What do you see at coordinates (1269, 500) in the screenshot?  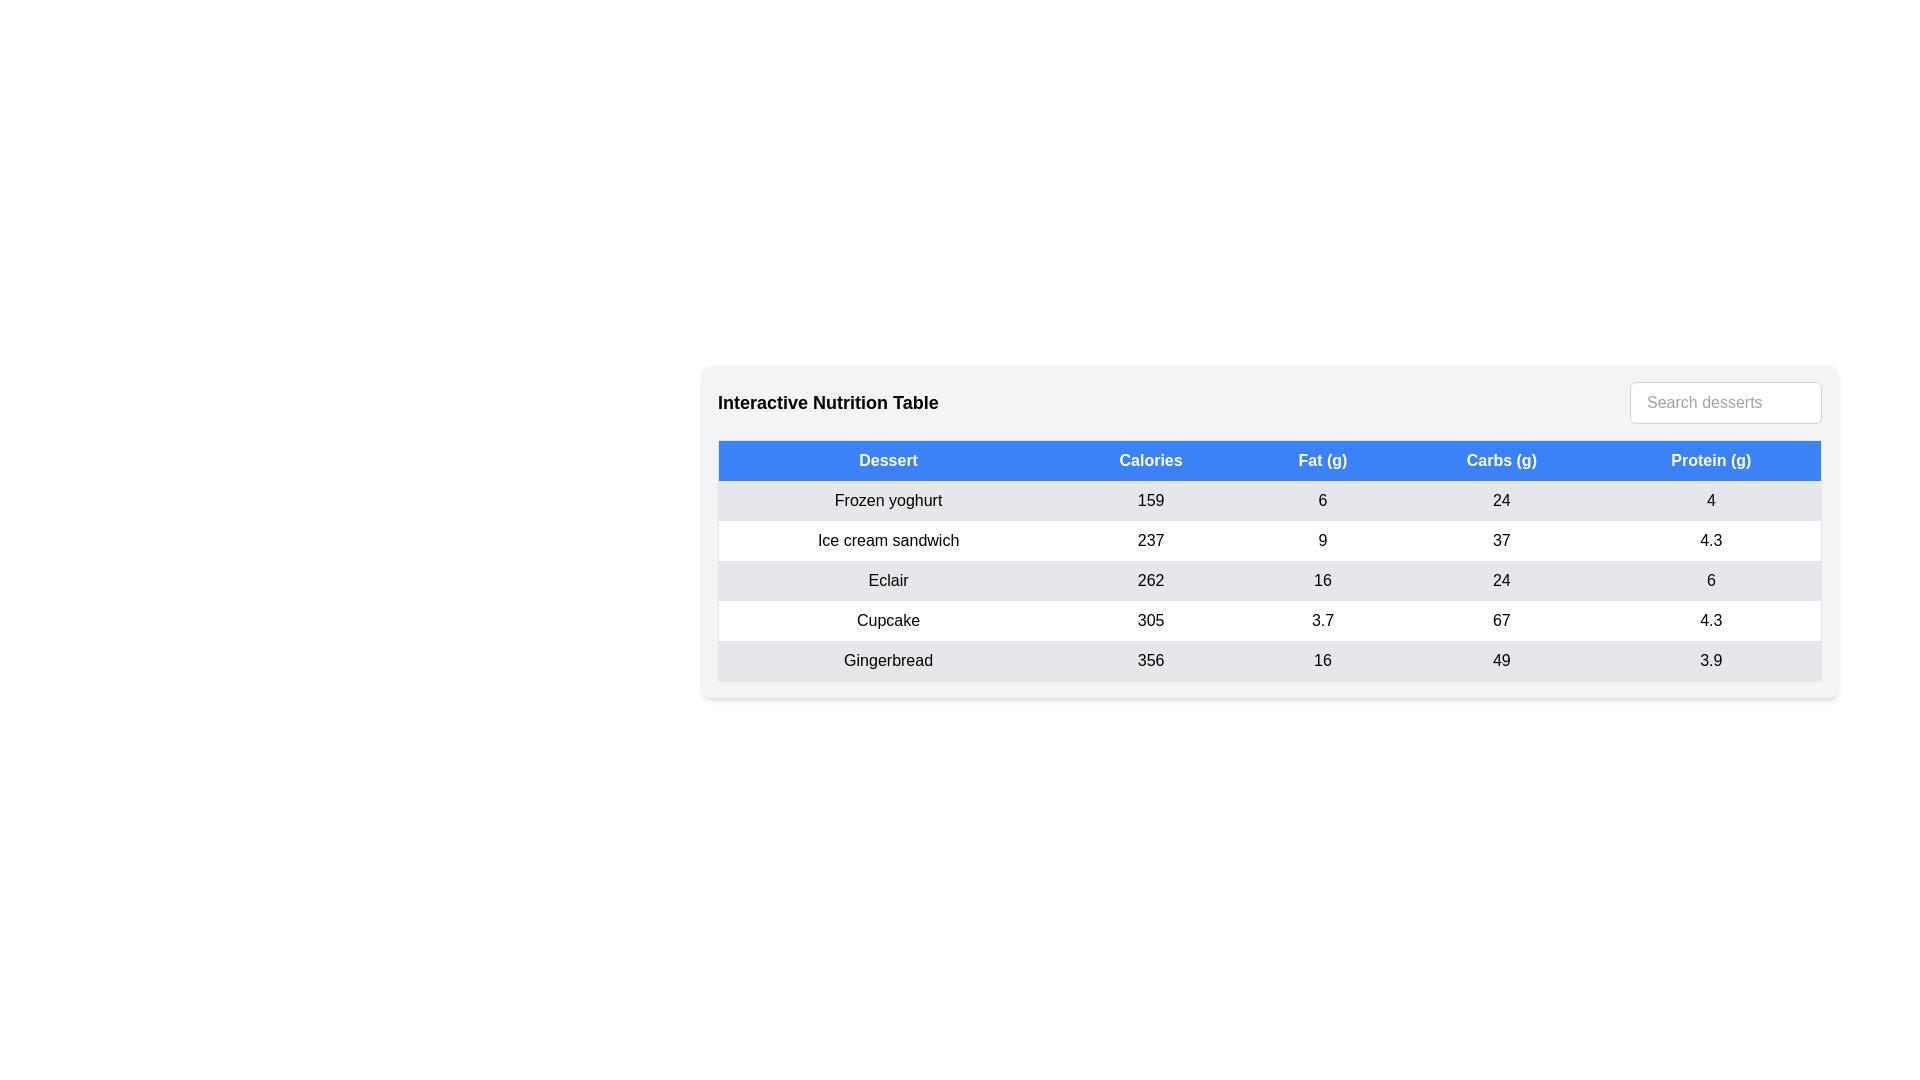 I see `the row corresponding to Frozen yoghurt` at bounding box center [1269, 500].